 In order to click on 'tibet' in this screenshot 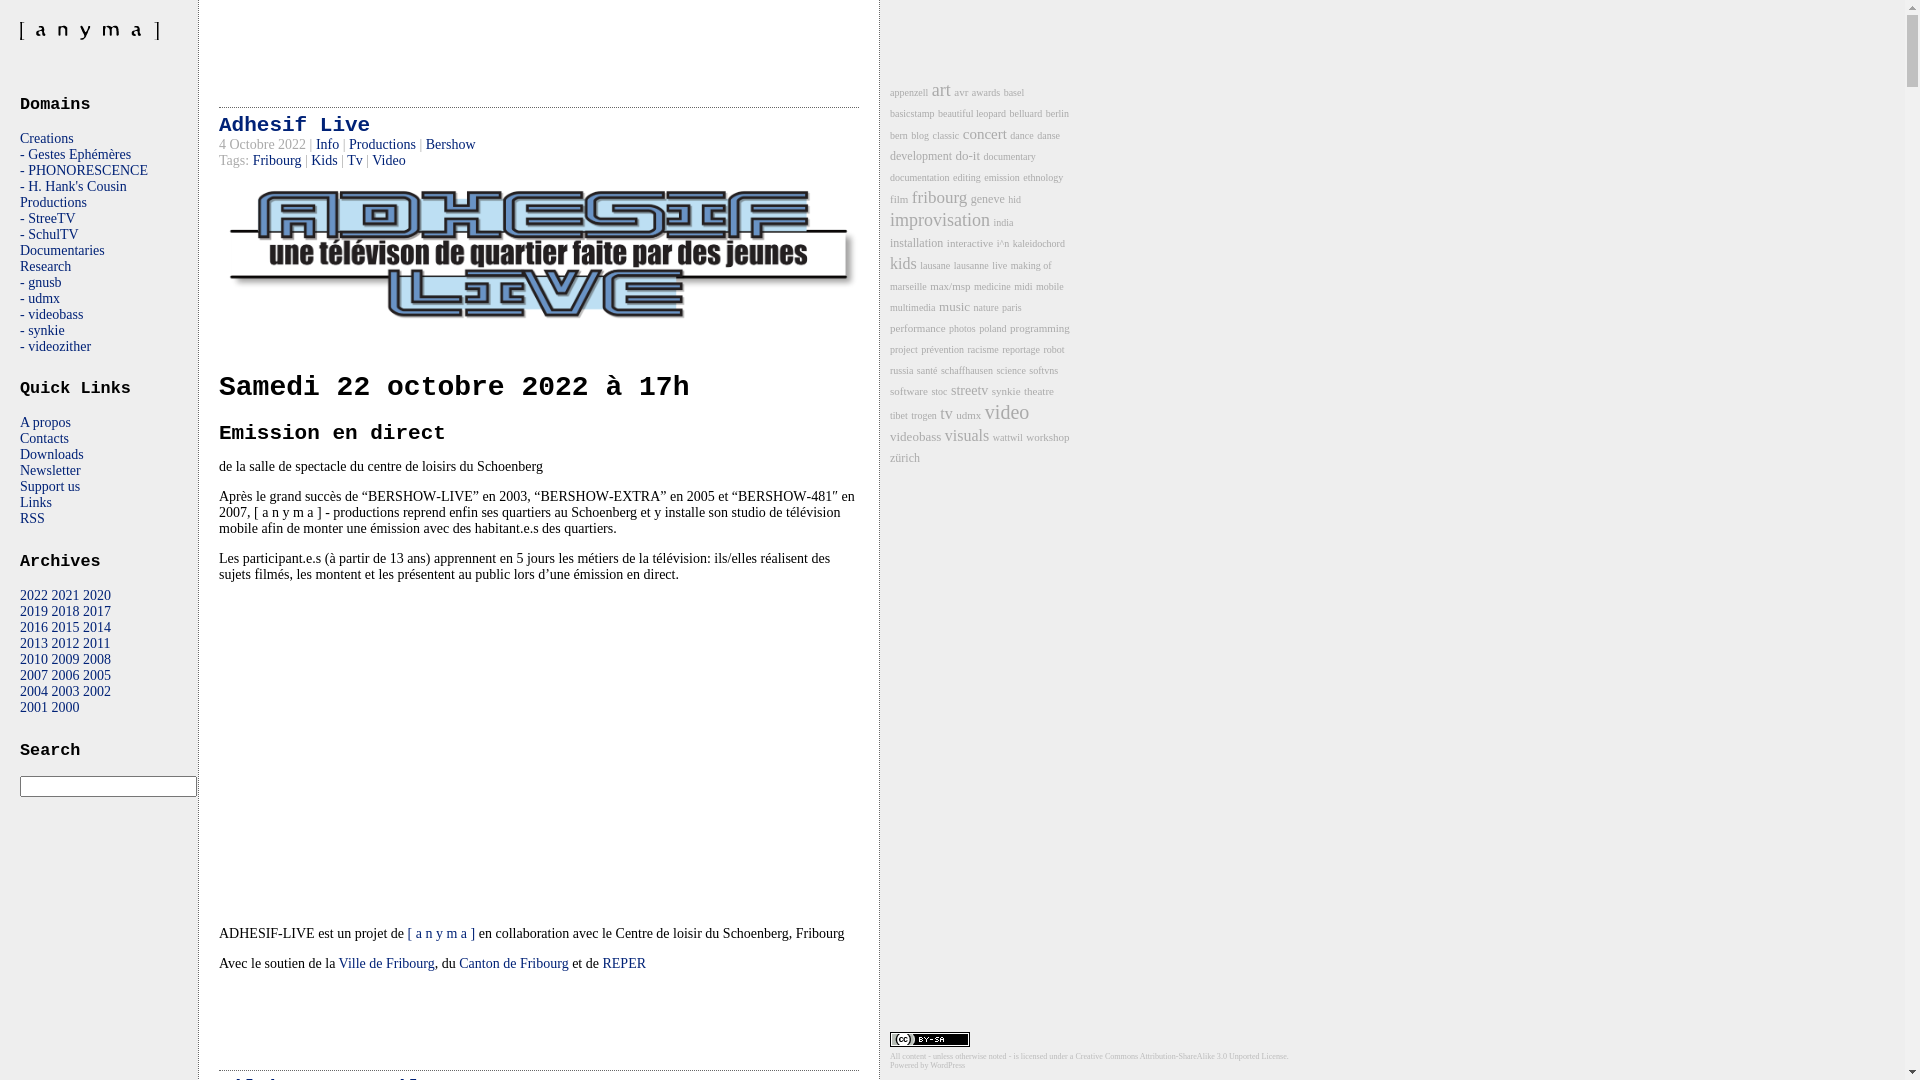, I will do `click(888, 414)`.